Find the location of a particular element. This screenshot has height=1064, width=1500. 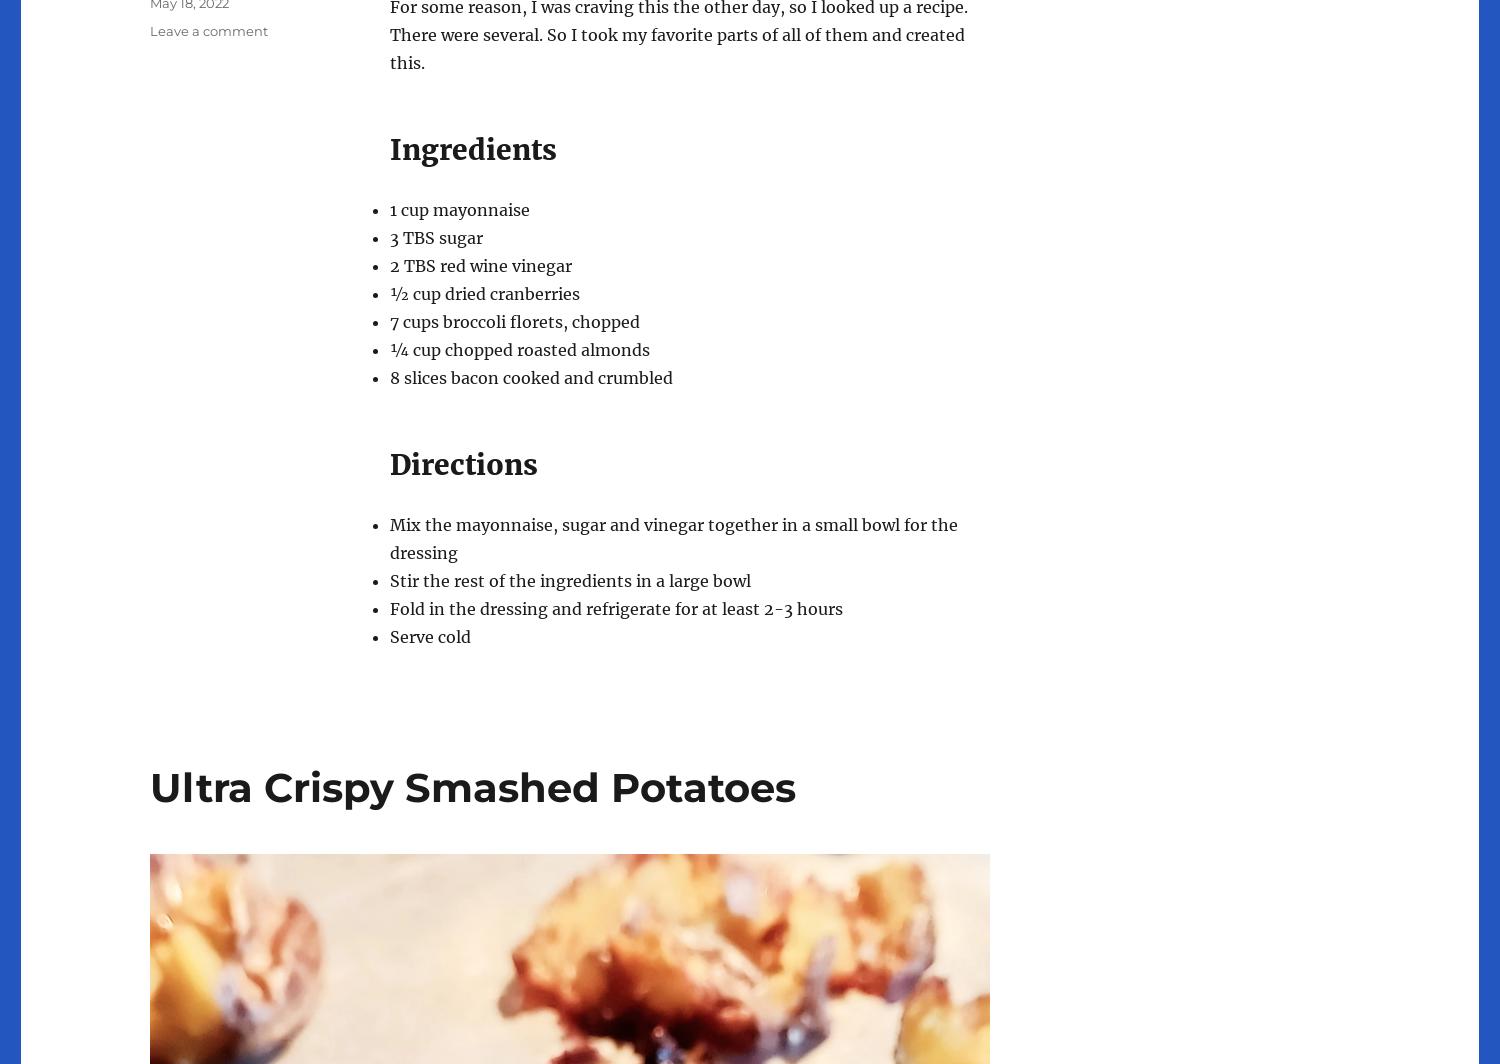

'Ultra Crispy Smashed Potatoes' is located at coordinates (150, 786).